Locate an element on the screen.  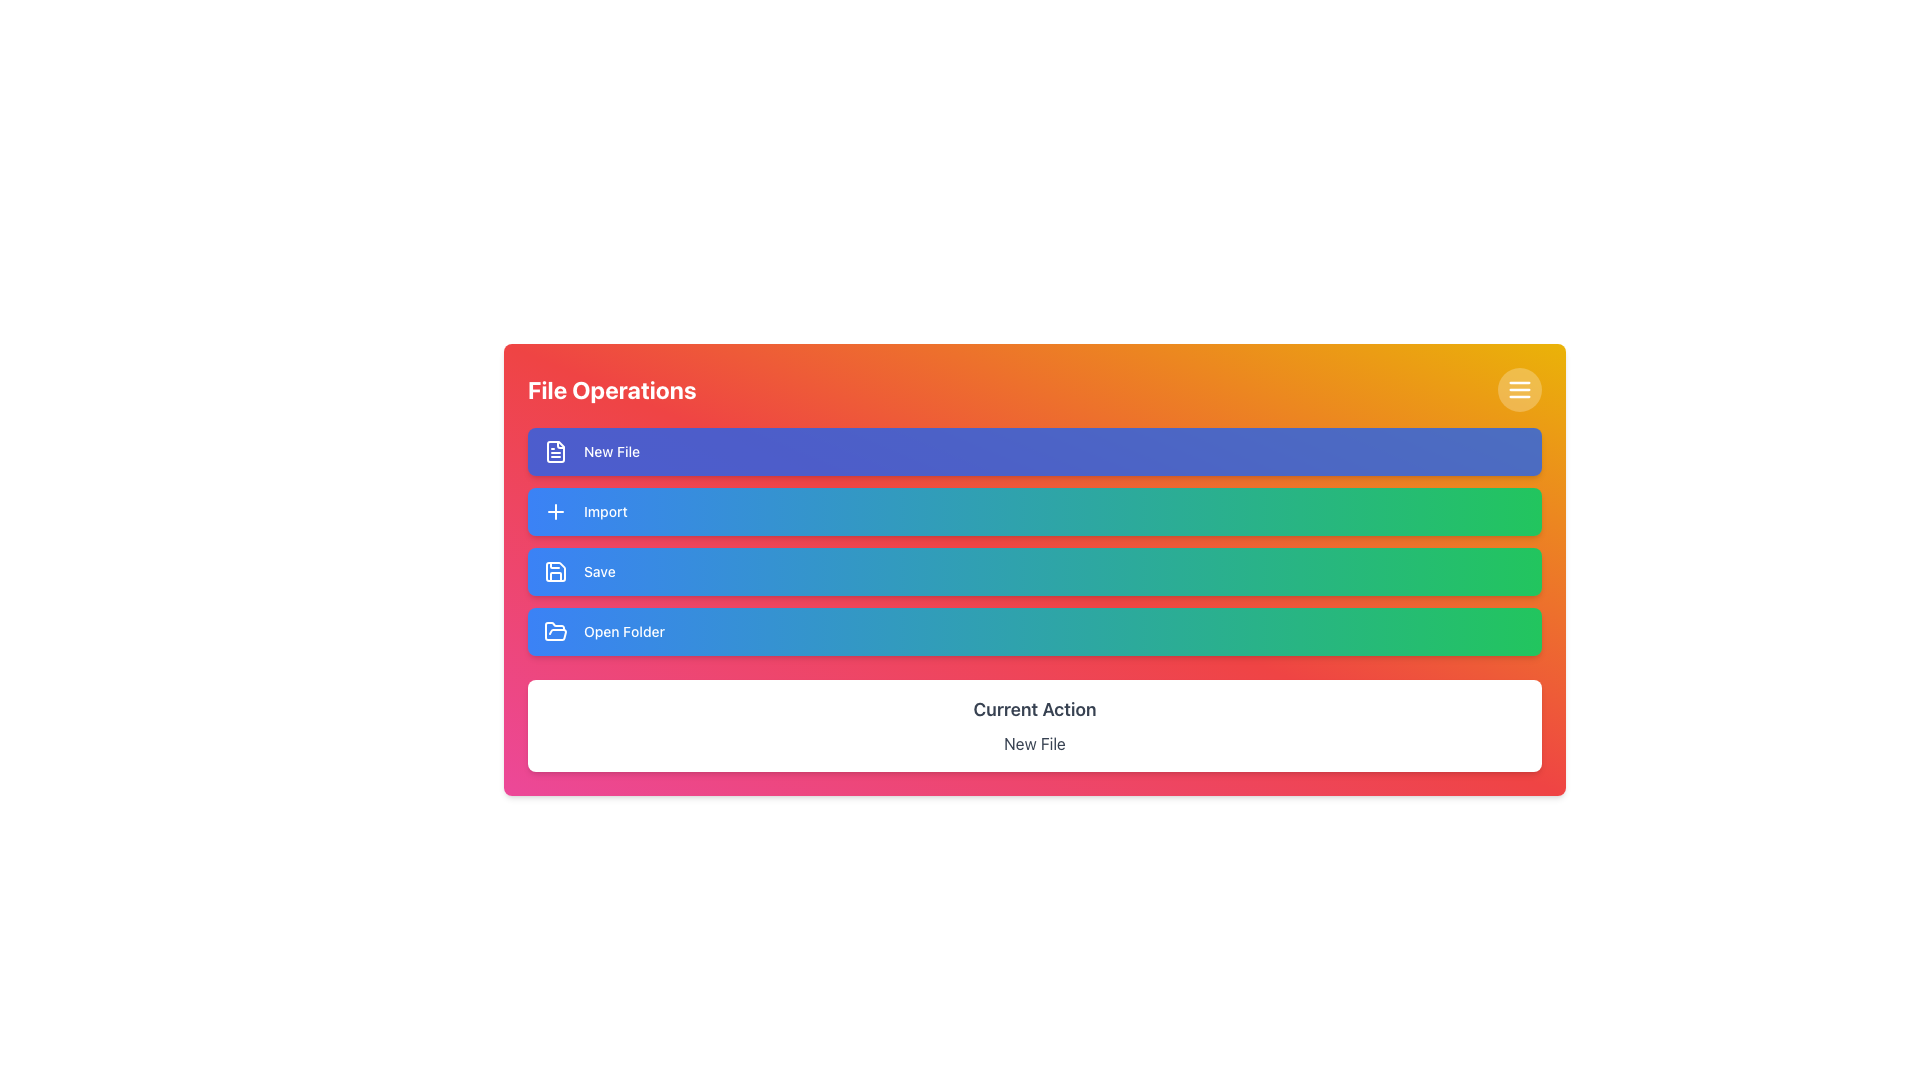
the bold, white-colored text labeled 'File Operations' located in the top-left corner of the header with a gradient background is located at coordinates (611, 389).